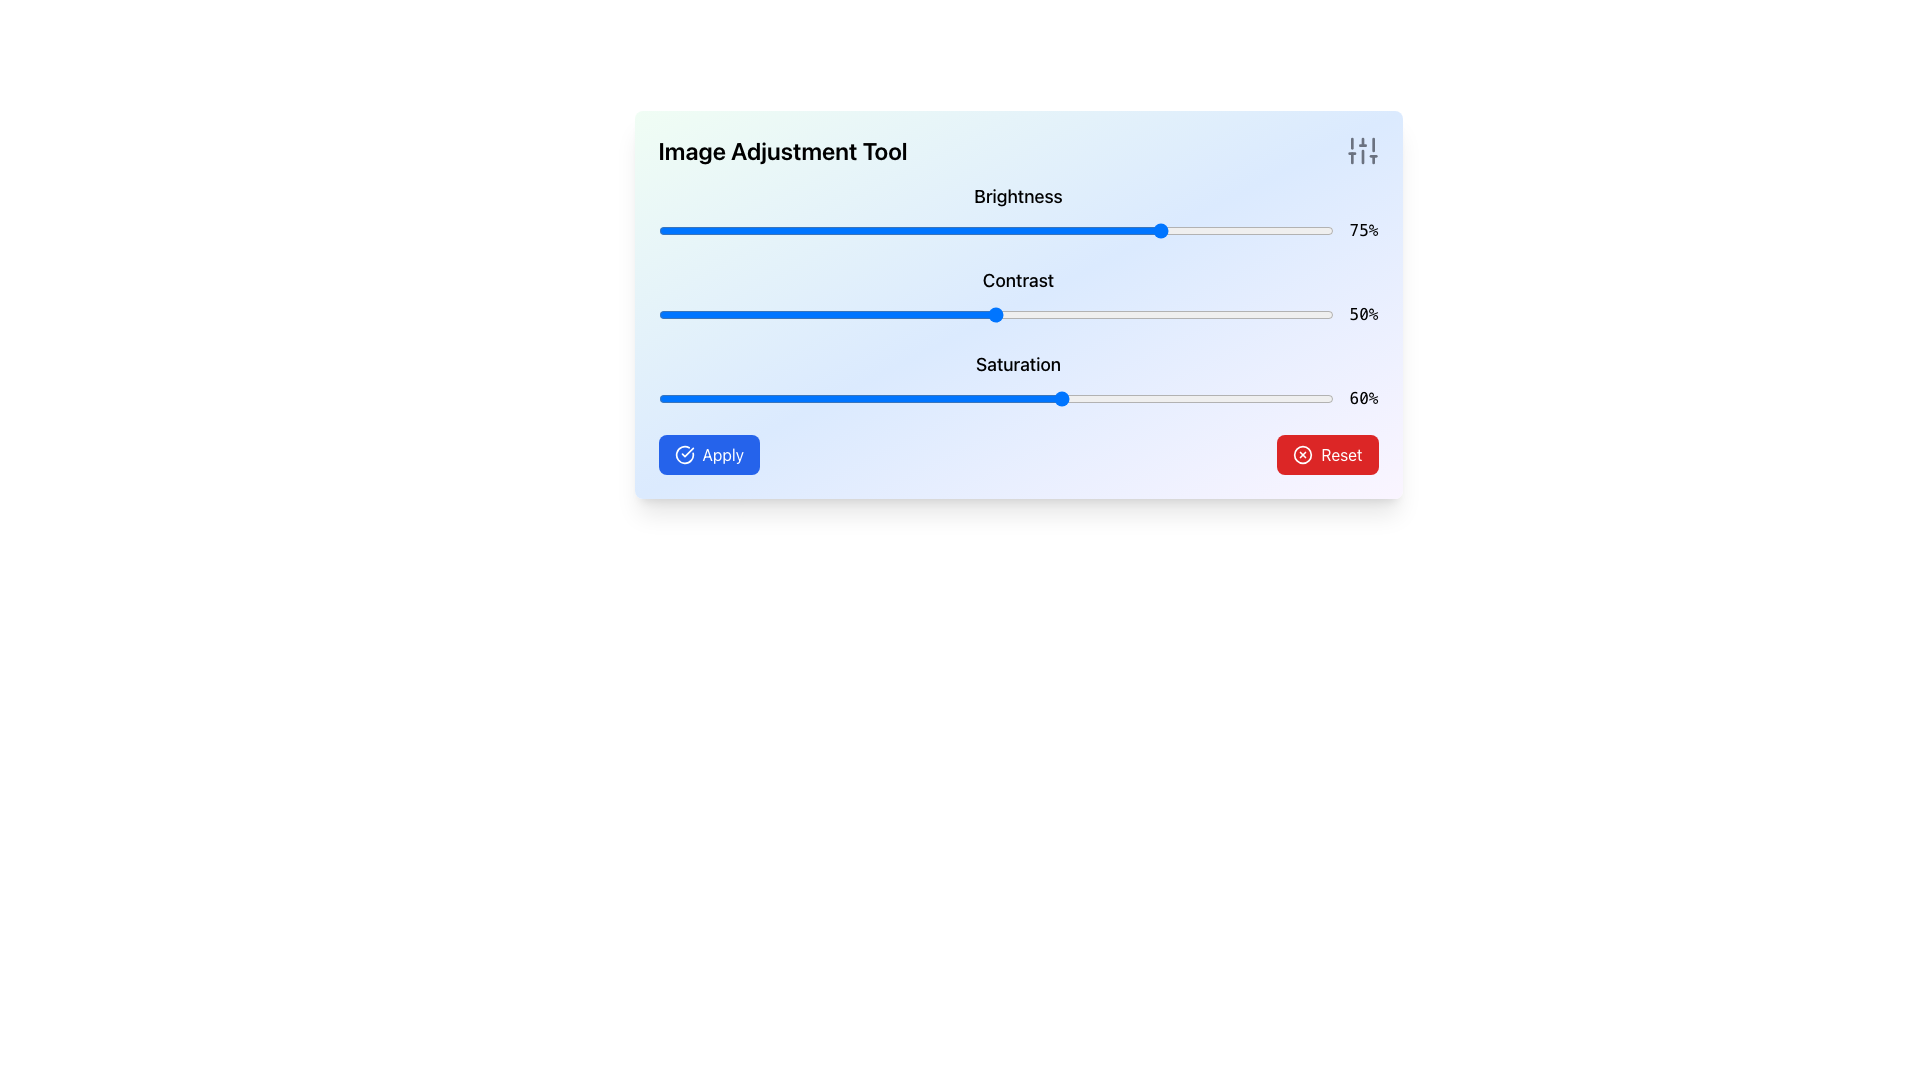 Image resolution: width=1920 pixels, height=1080 pixels. Describe the element at coordinates (1069, 398) in the screenshot. I see `the saturation` at that location.